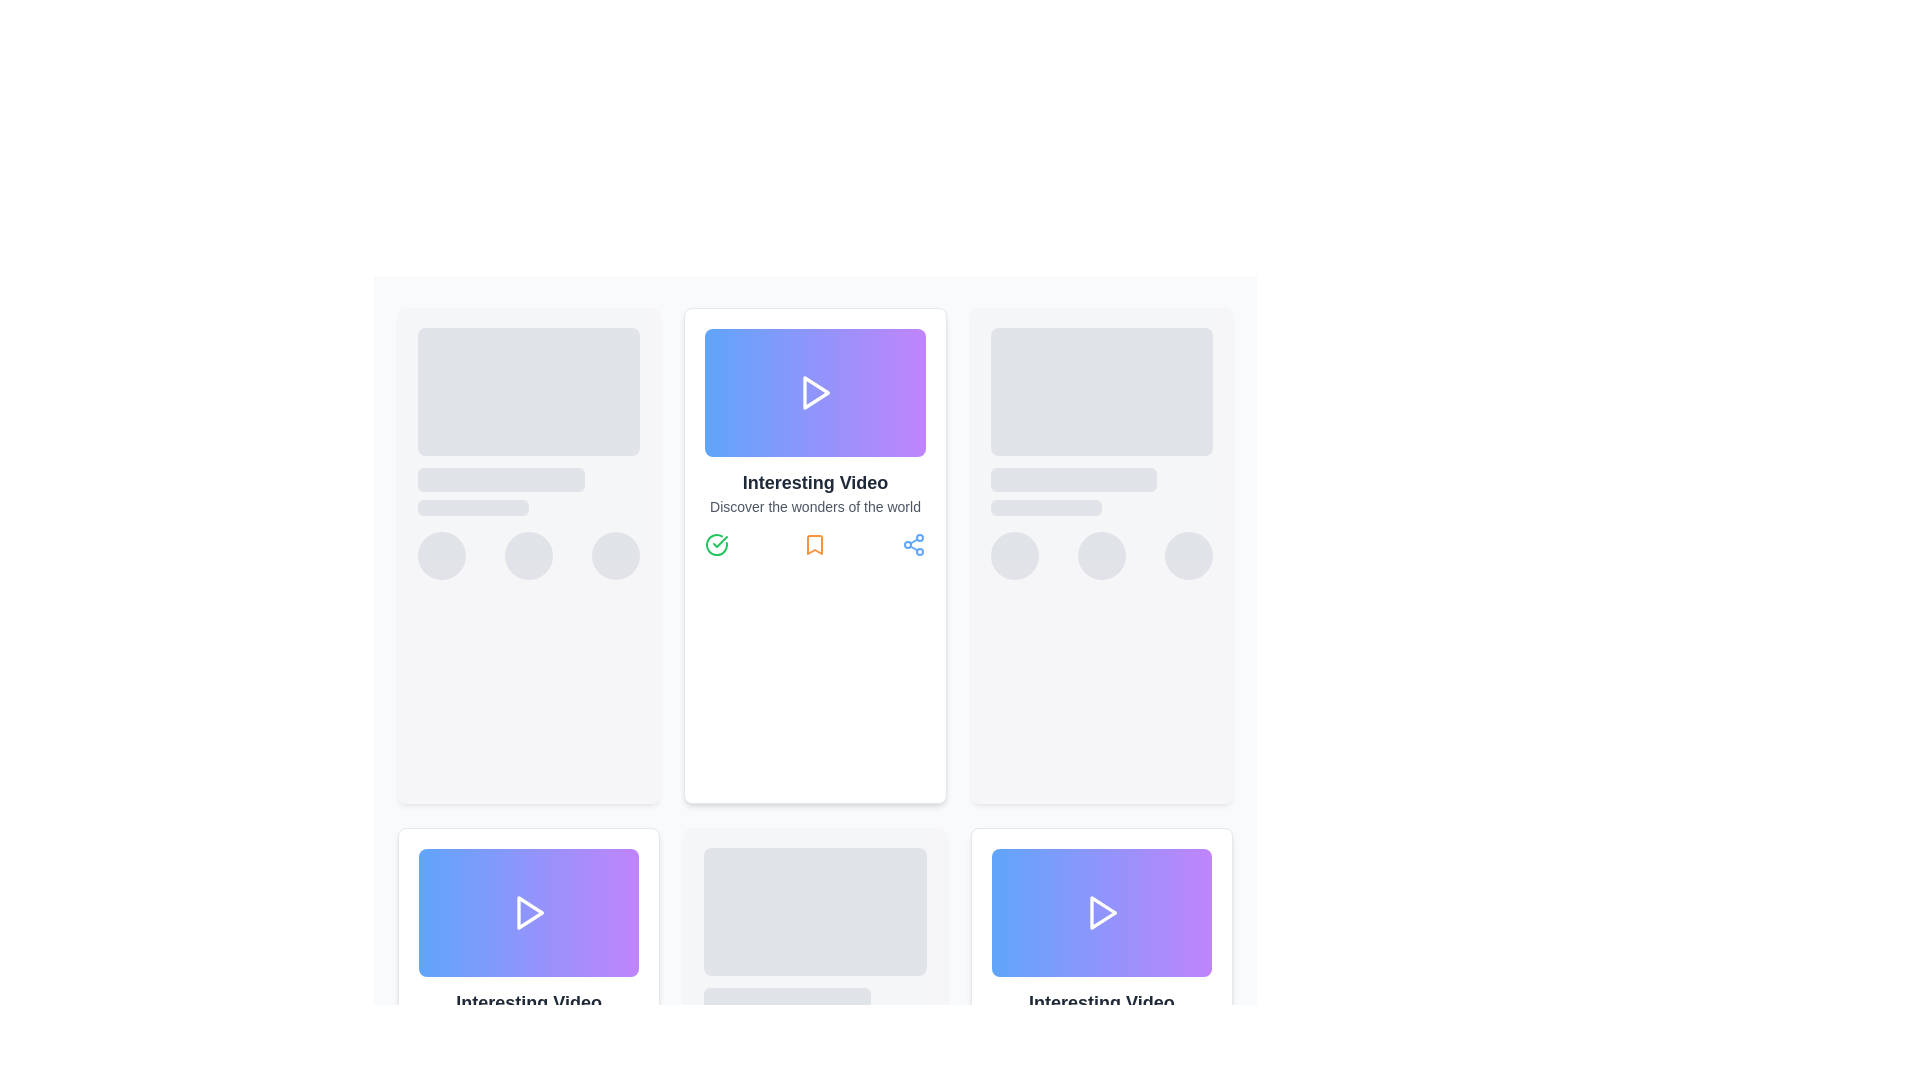 This screenshot has height=1080, width=1920. What do you see at coordinates (1100, 1002) in the screenshot?
I see `text block displaying 'Interesting Video' in bold, dark gray font located below the gradient-filled rectangle` at bounding box center [1100, 1002].